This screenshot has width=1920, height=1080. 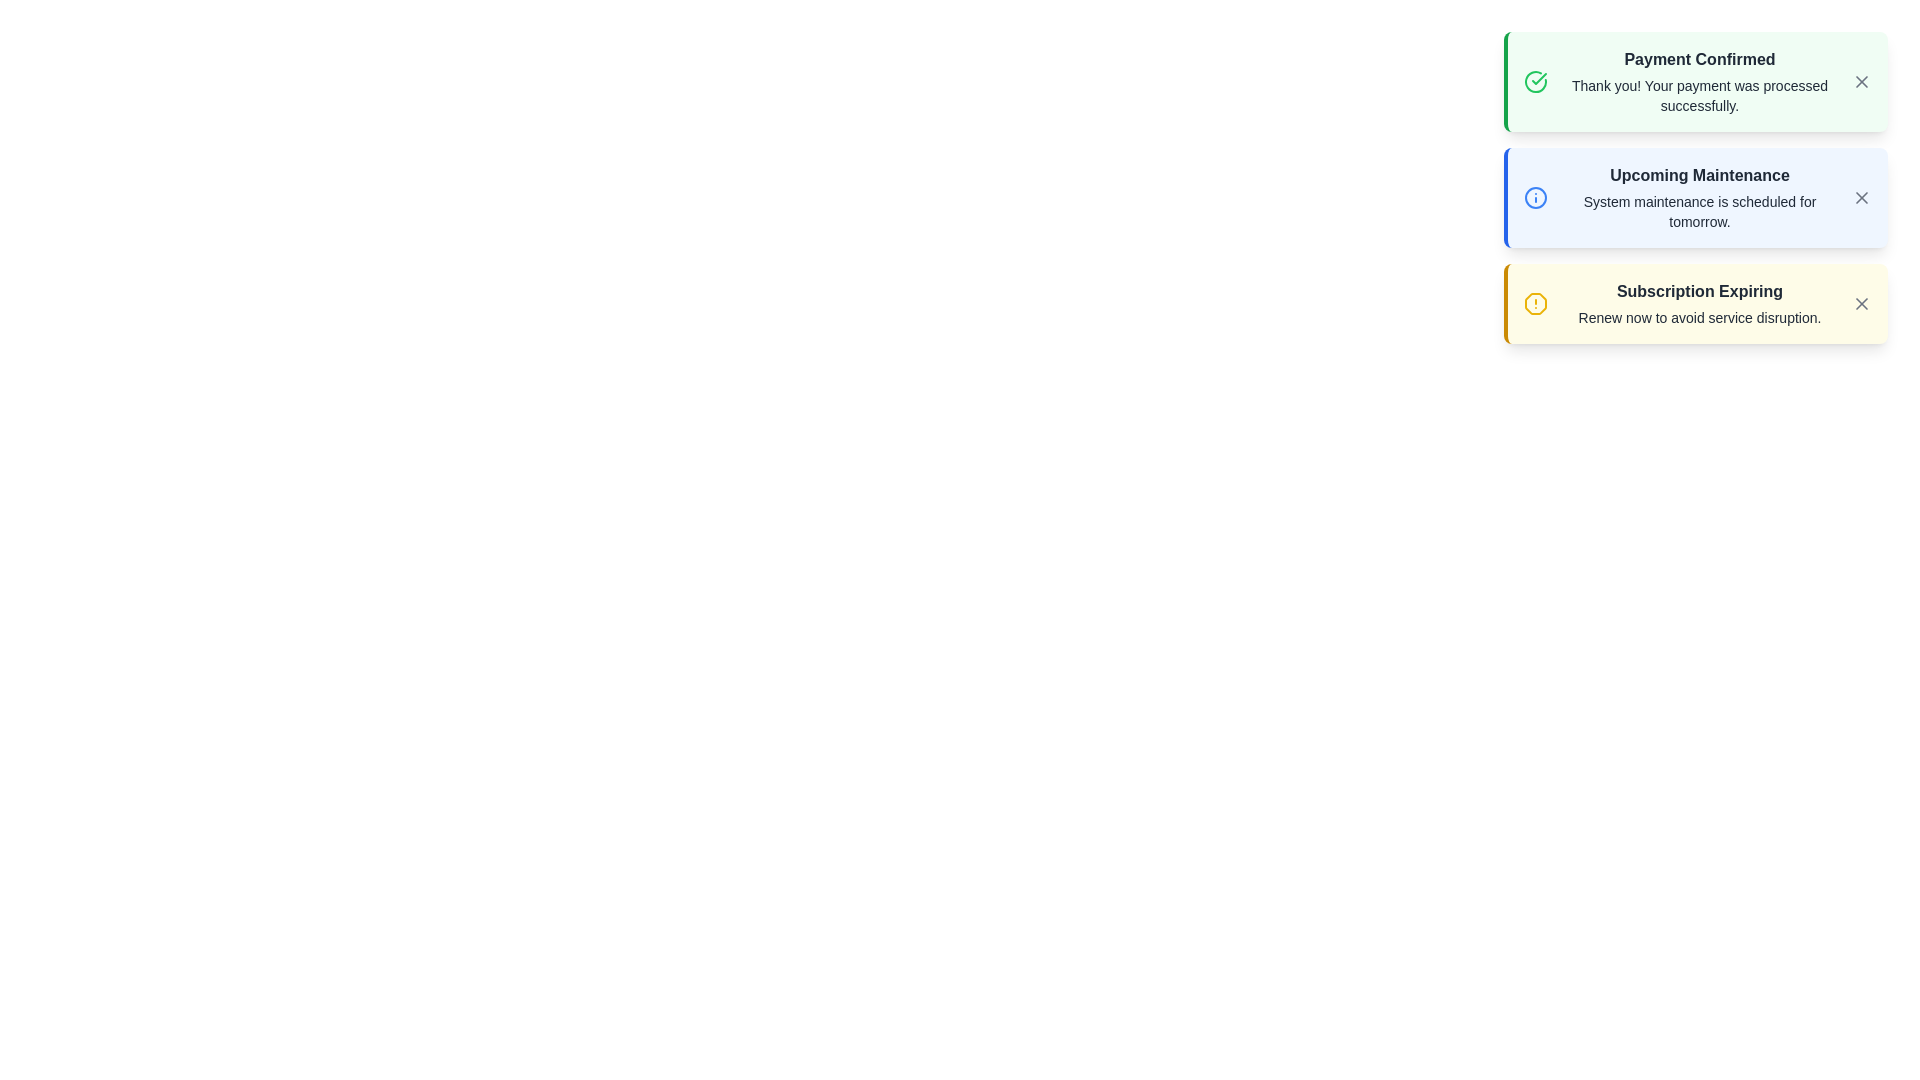 What do you see at coordinates (1698, 197) in the screenshot?
I see `the content of the notification titled Upcoming Maintenance` at bounding box center [1698, 197].